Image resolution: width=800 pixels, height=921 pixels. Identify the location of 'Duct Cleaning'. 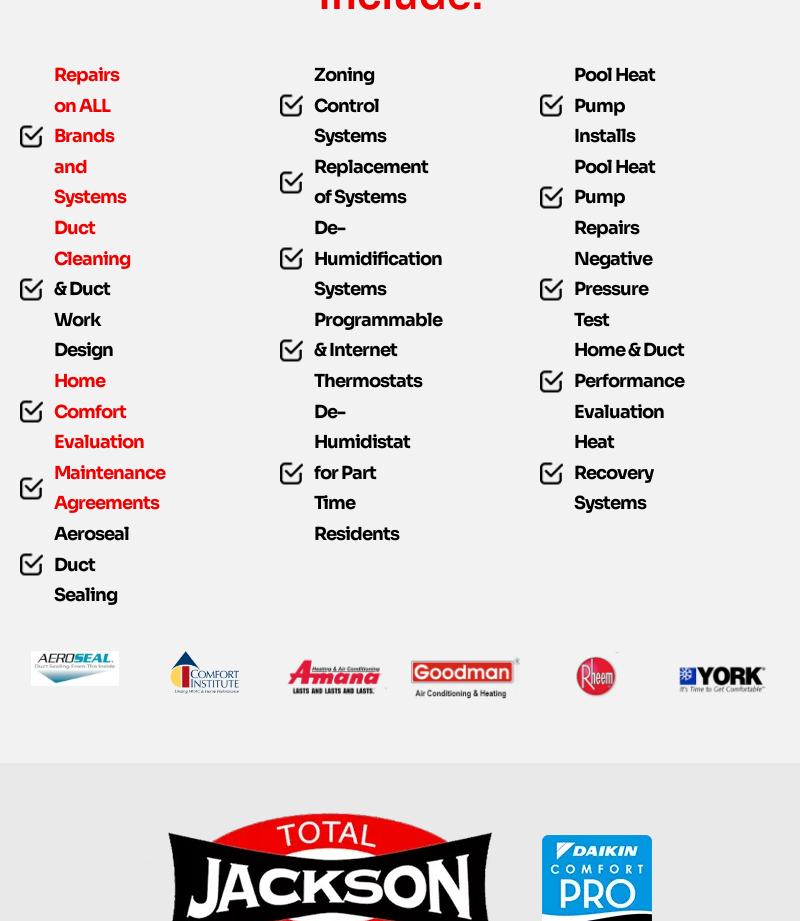
(91, 283).